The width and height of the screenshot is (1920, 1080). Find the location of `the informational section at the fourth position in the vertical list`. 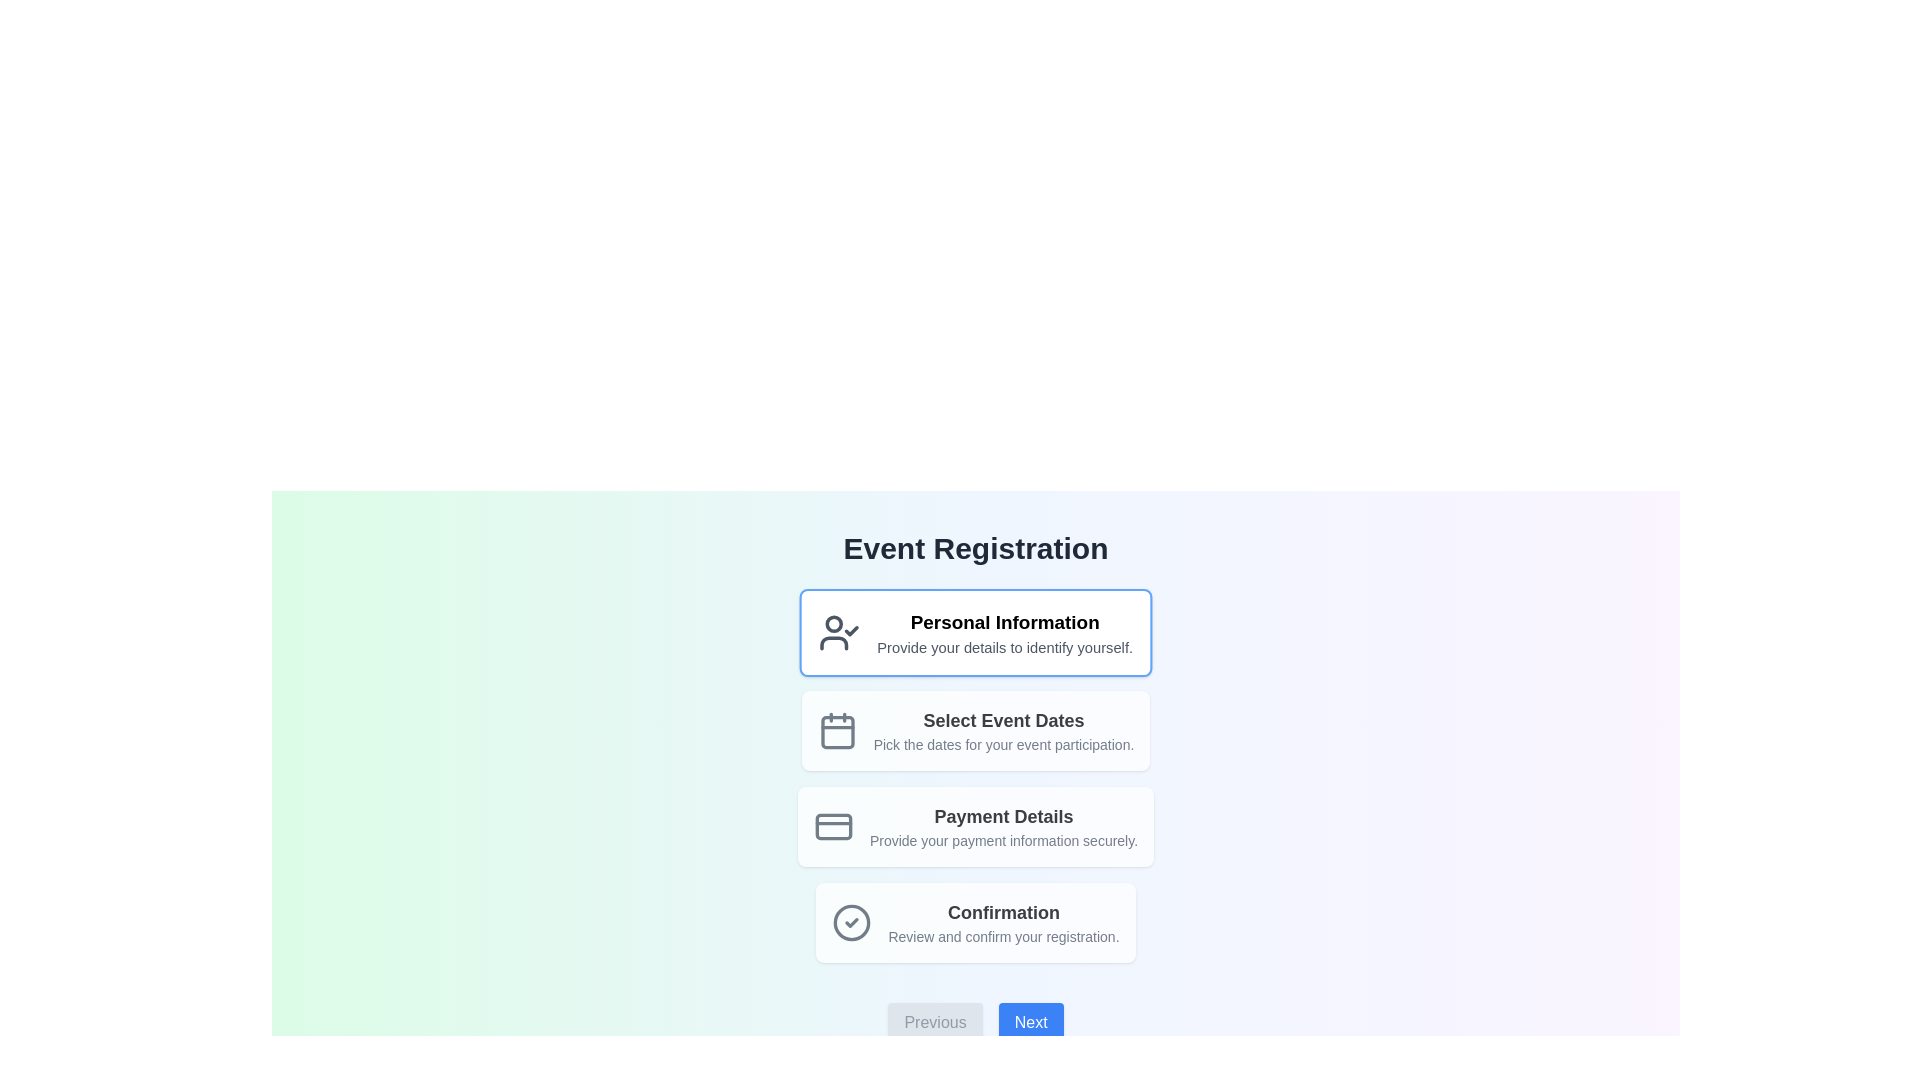

the informational section at the fourth position in the vertical list is located at coordinates (975, 922).